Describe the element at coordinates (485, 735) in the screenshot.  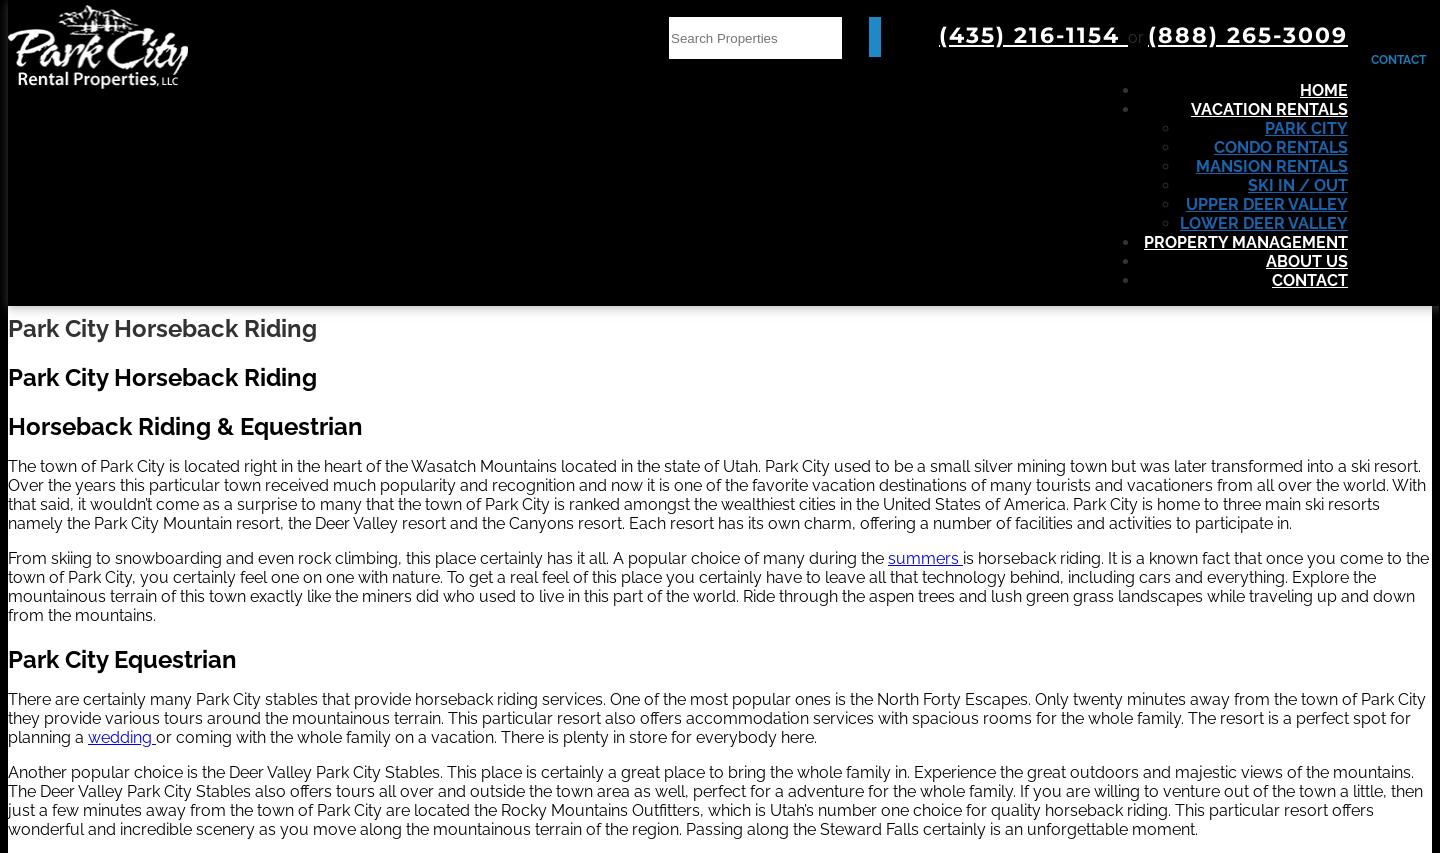
I see `'or coming with the whole family on a vacation. There is plenty in store for everybody here.'` at that location.